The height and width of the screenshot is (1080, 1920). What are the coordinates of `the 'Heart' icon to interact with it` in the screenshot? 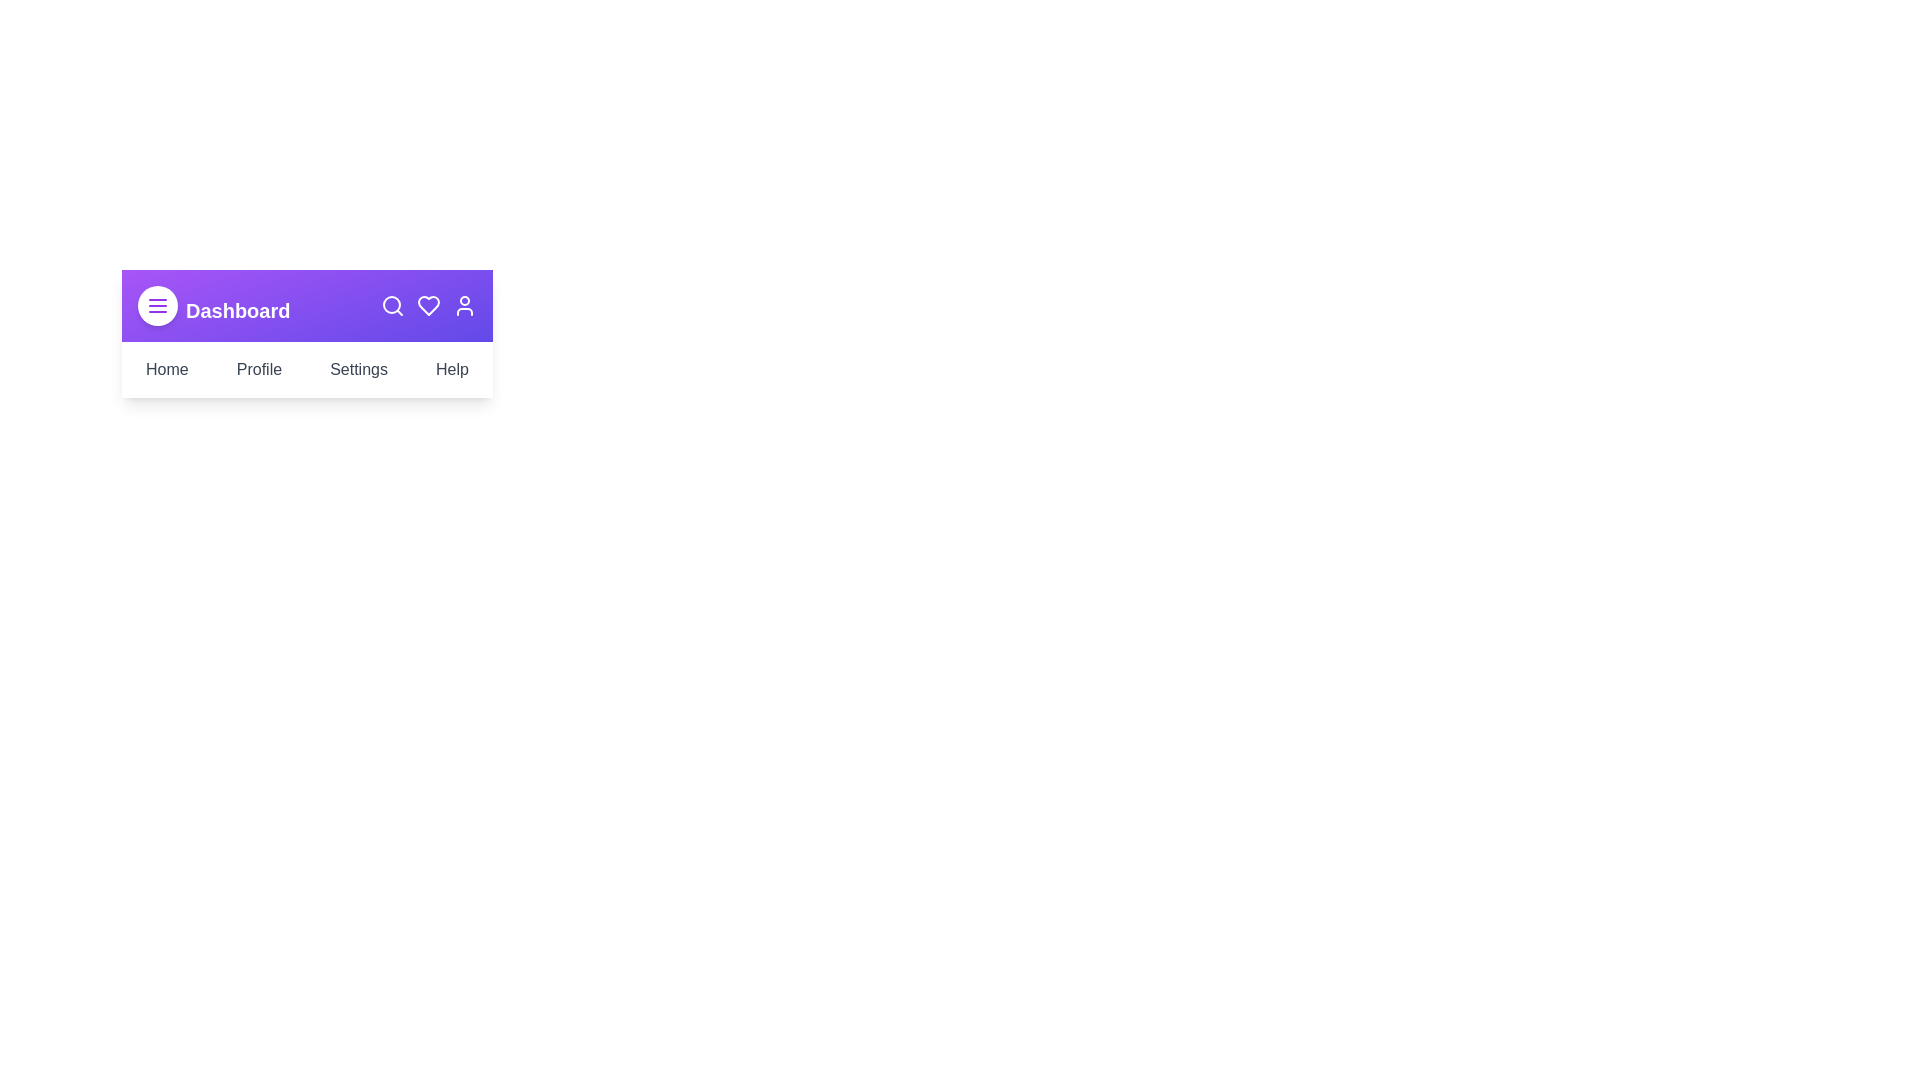 It's located at (427, 305).